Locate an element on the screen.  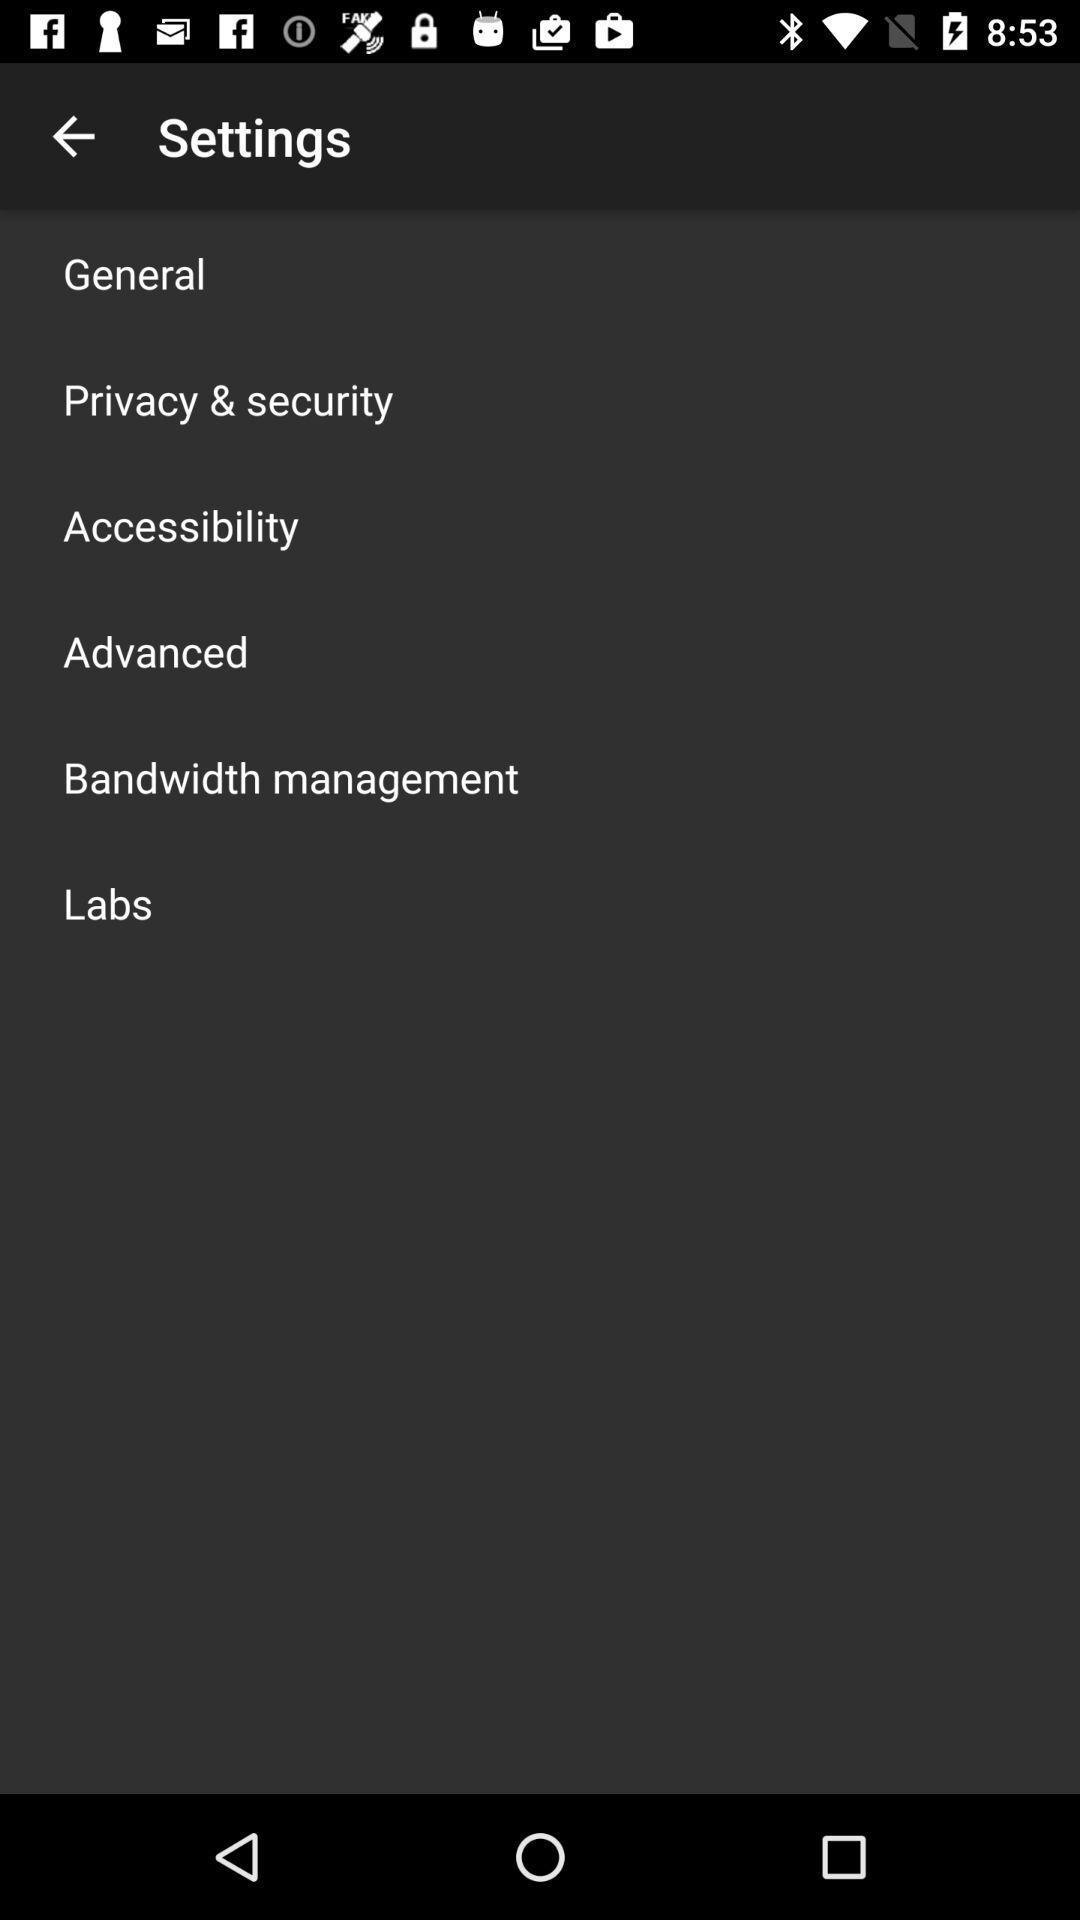
the labs is located at coordinates (108, 901).